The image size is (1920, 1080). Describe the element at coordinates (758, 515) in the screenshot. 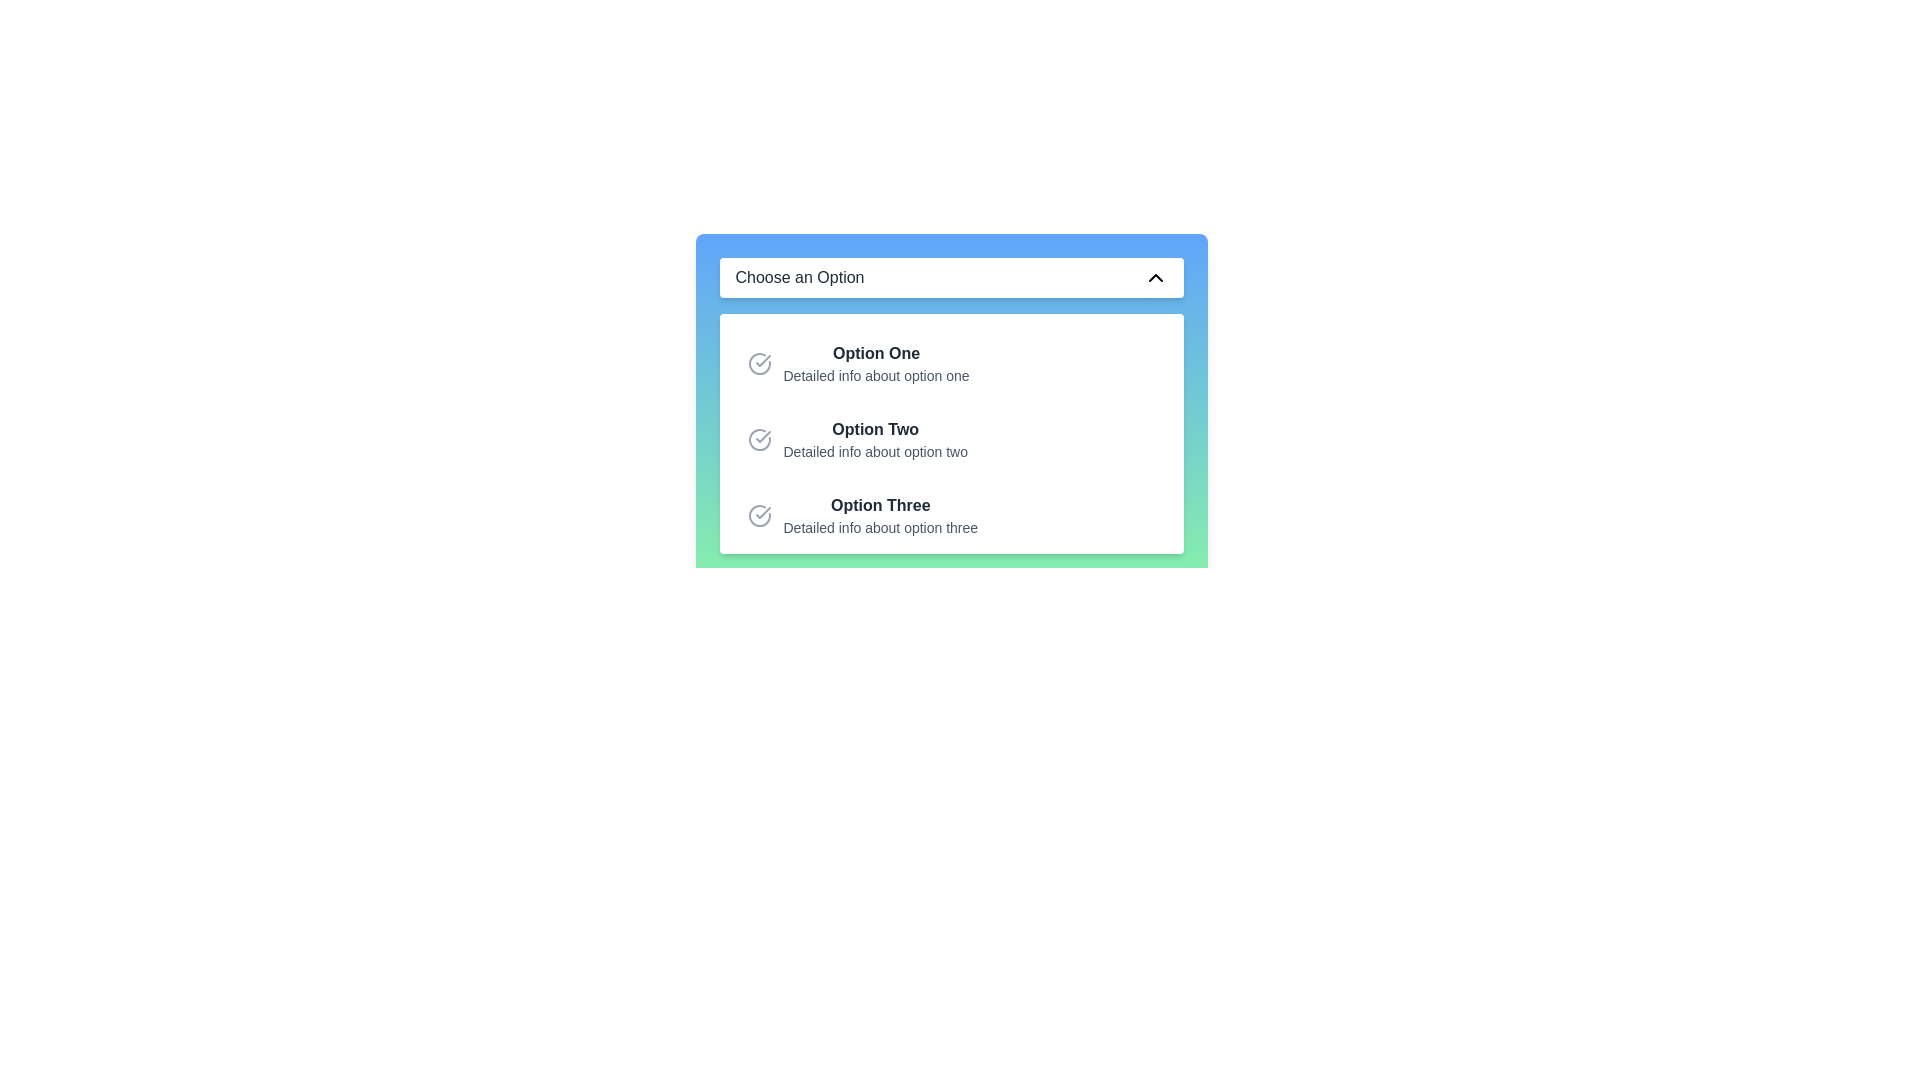

I see `the Checkmark Circle icon located to the left of the text 'Option Three' in the dropdown menu` at that location.